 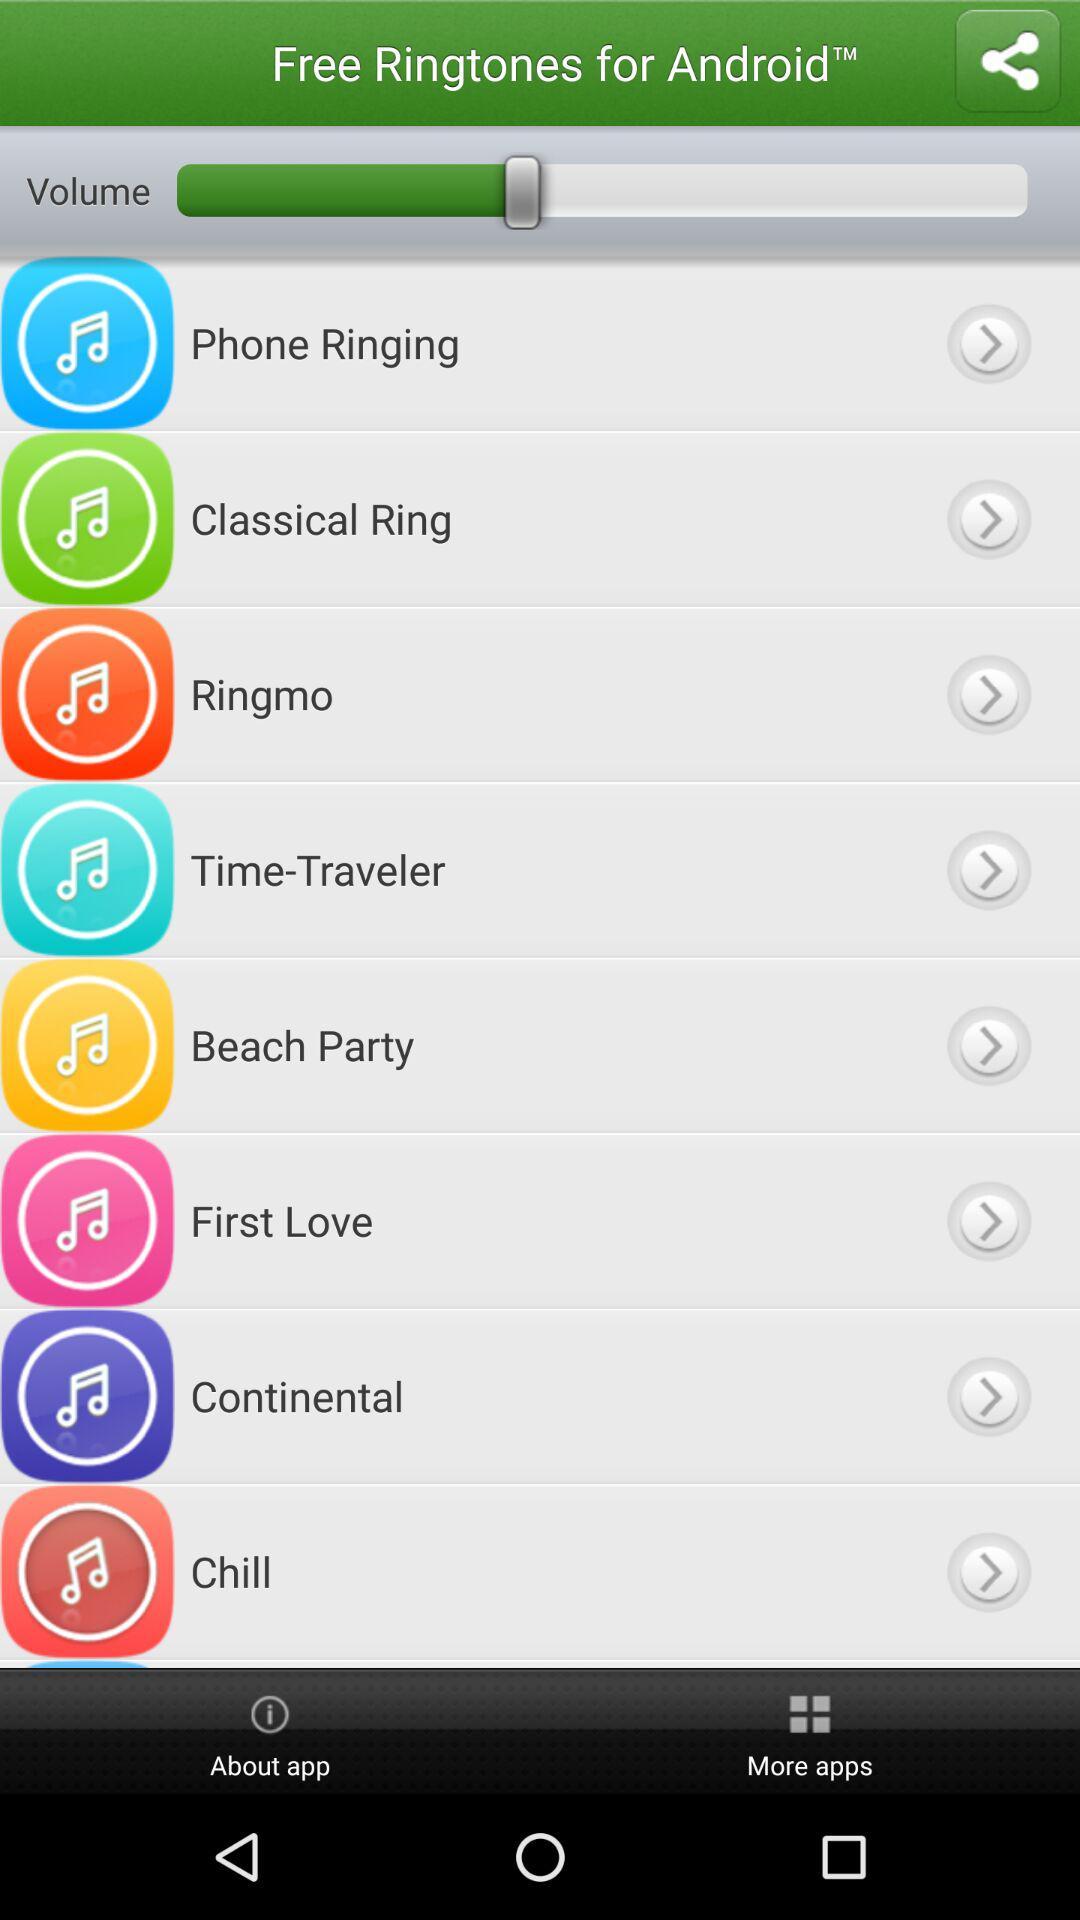 What do you see at coordinates (1007, 62) in the screenshot?
I see `share on social media` at bounding box center [1007, 62].